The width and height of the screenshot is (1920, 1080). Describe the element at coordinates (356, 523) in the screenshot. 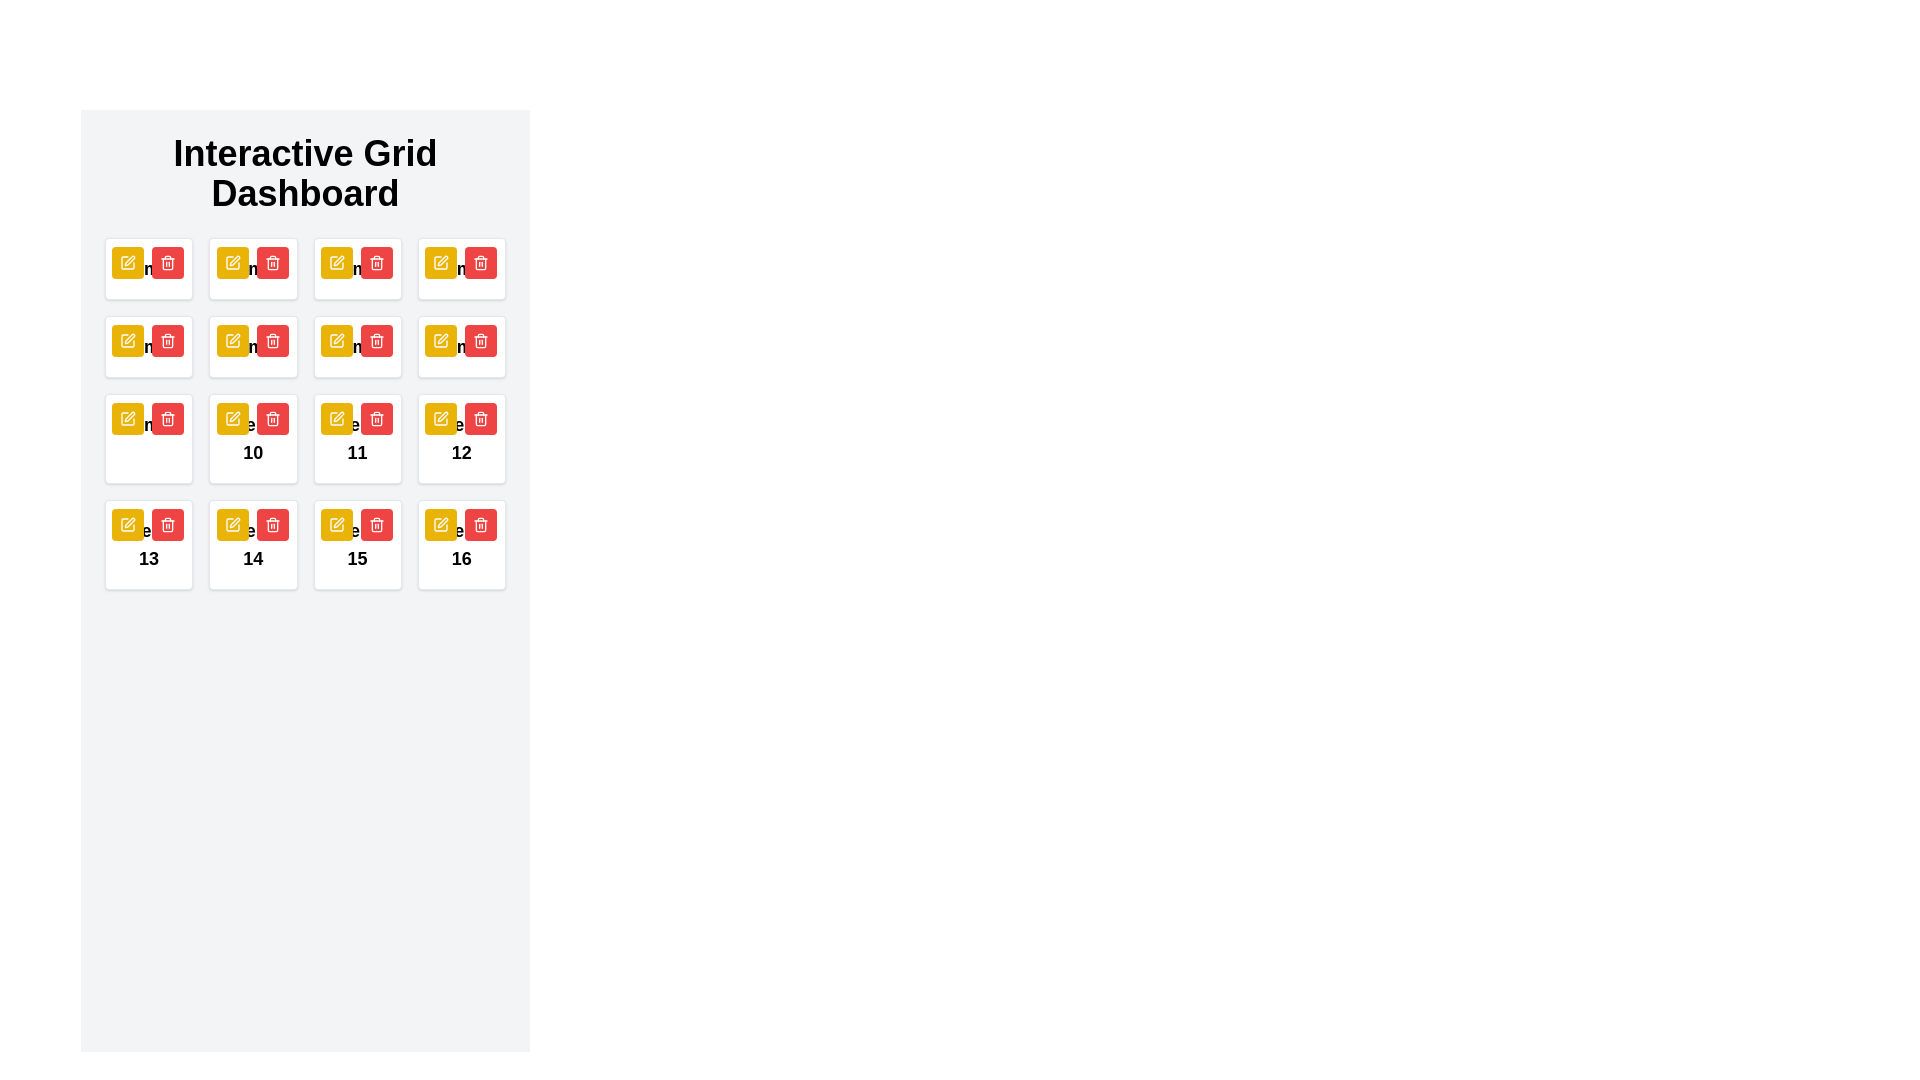

I see `the button group containing the yellow 'Edit' button and the red 'Delete' button at the top-right corner of the card labeled 'Item 15'` at that location.